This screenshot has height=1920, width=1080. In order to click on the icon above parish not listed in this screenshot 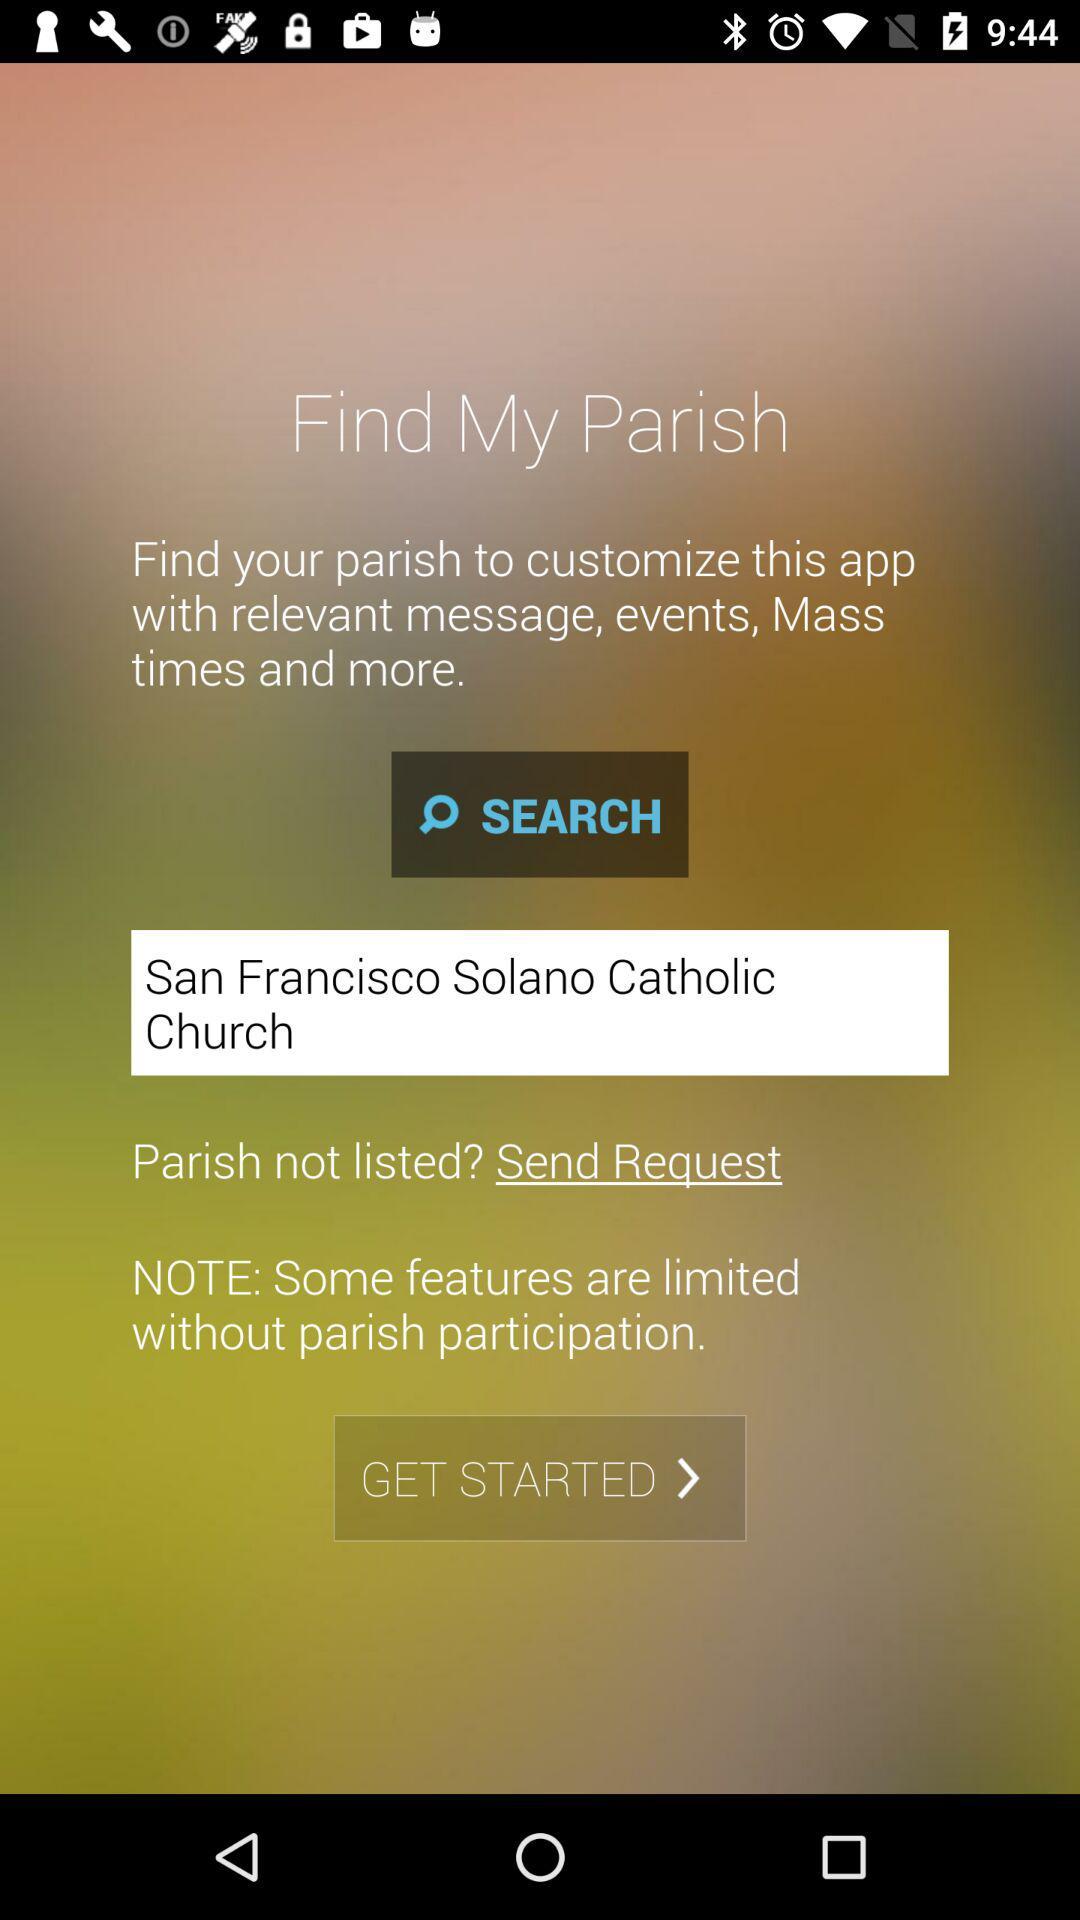, I will do `click(540, 1002)`.